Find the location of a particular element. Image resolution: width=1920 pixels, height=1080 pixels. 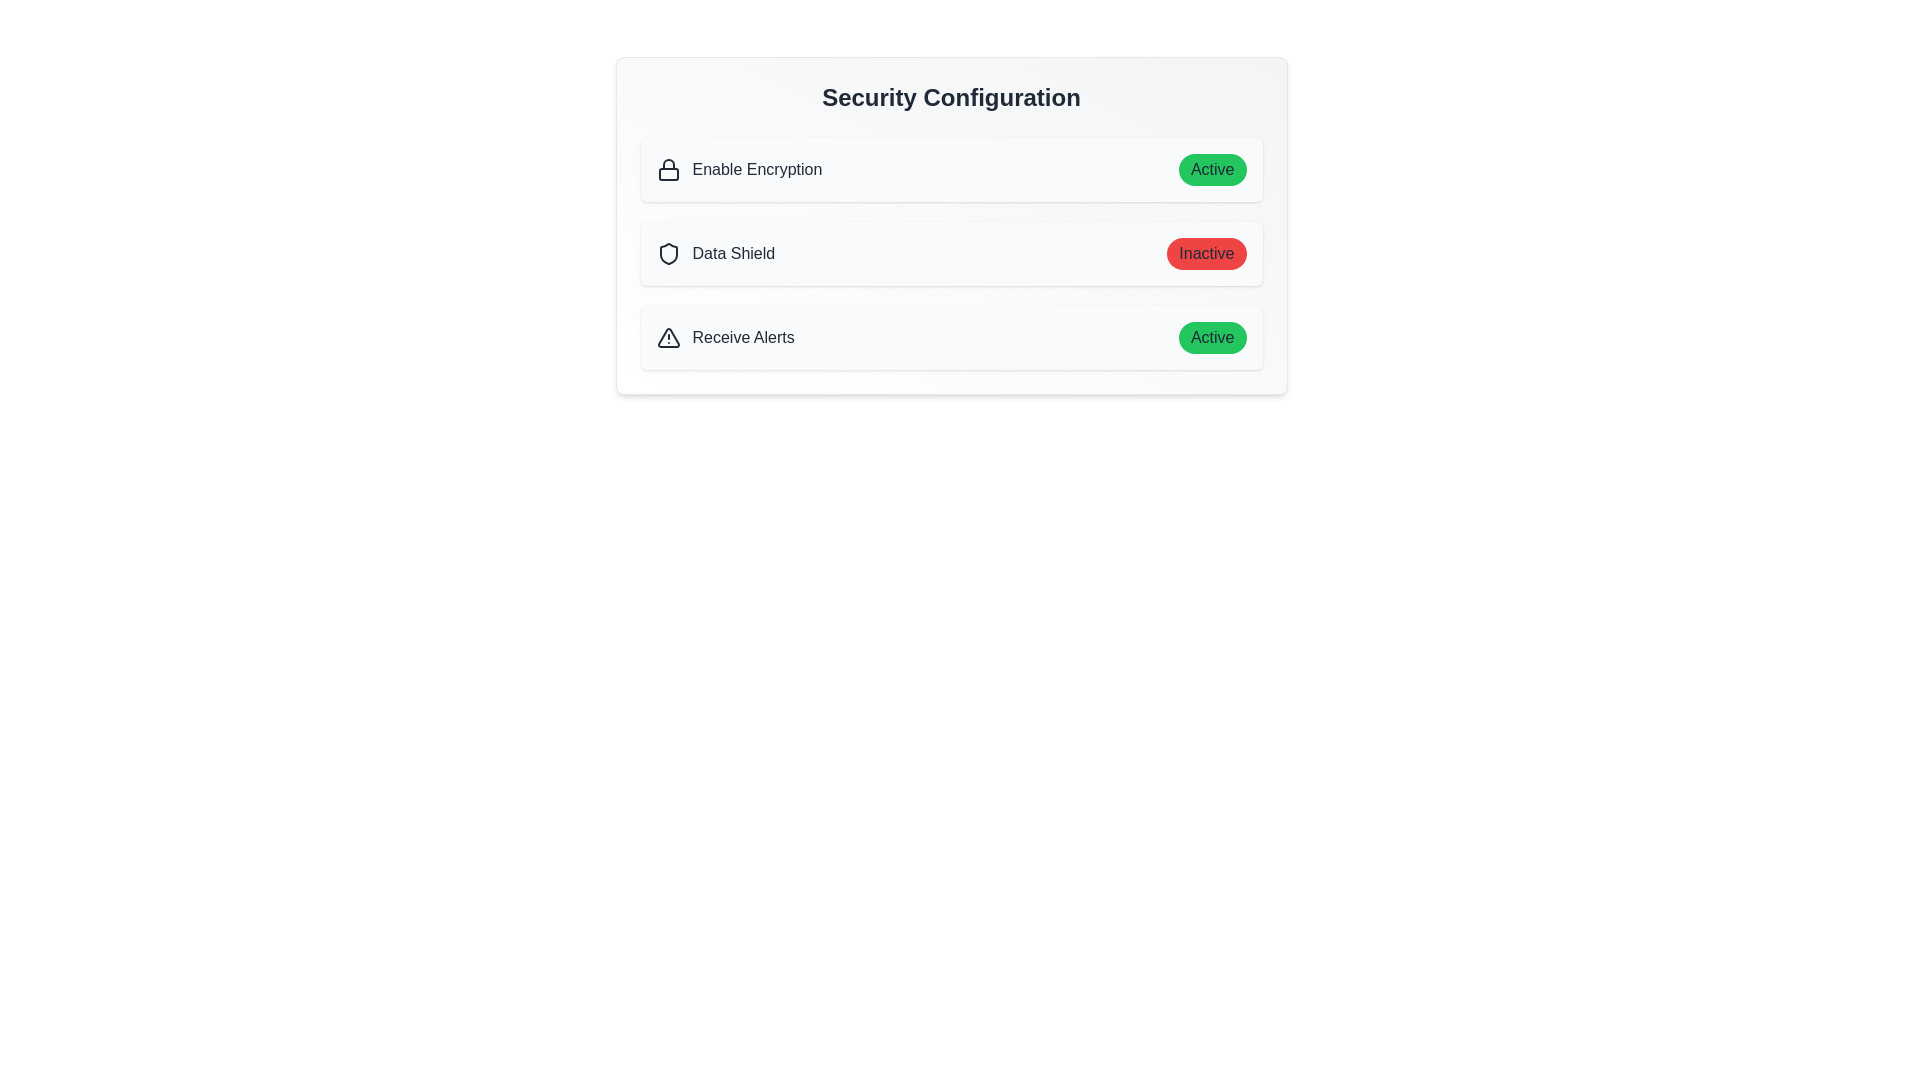

the small rectangle inside the lock icon that symbolizes the lock mechanism, located to the left of the 'Enable Encryption' text is located at coordinates (668, 173).